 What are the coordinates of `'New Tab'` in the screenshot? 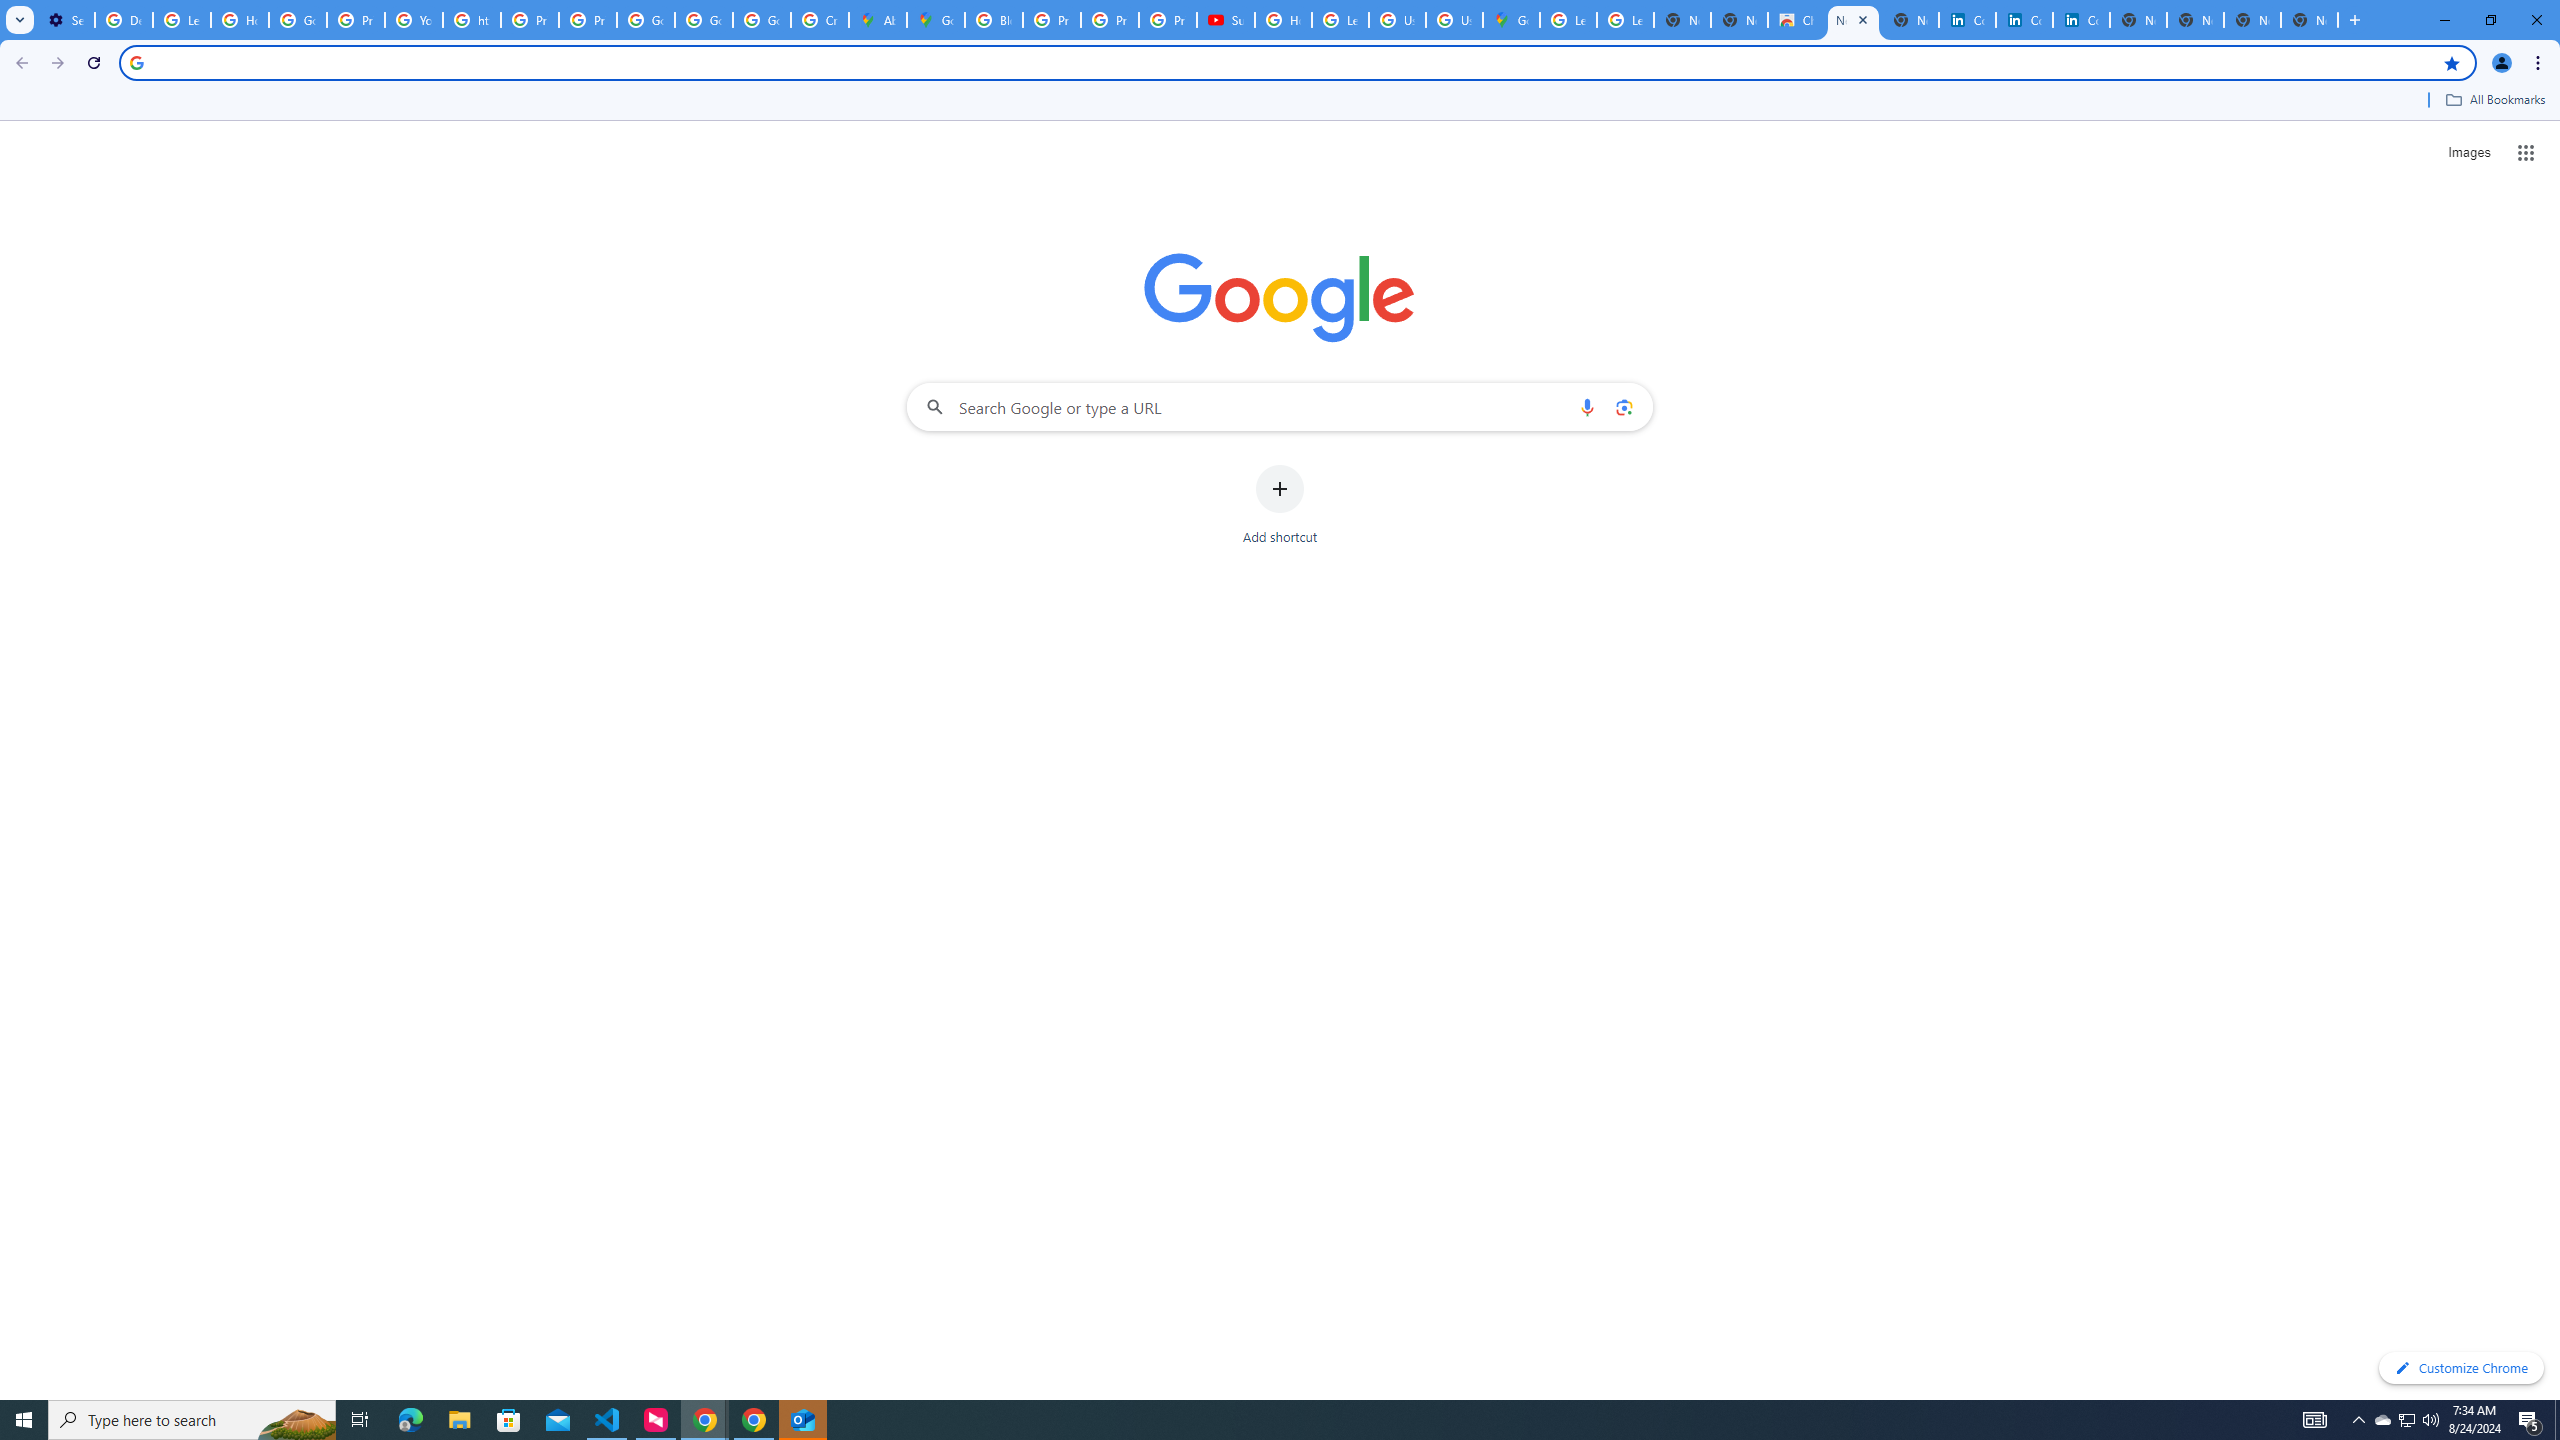 It's located at (2310, 19).